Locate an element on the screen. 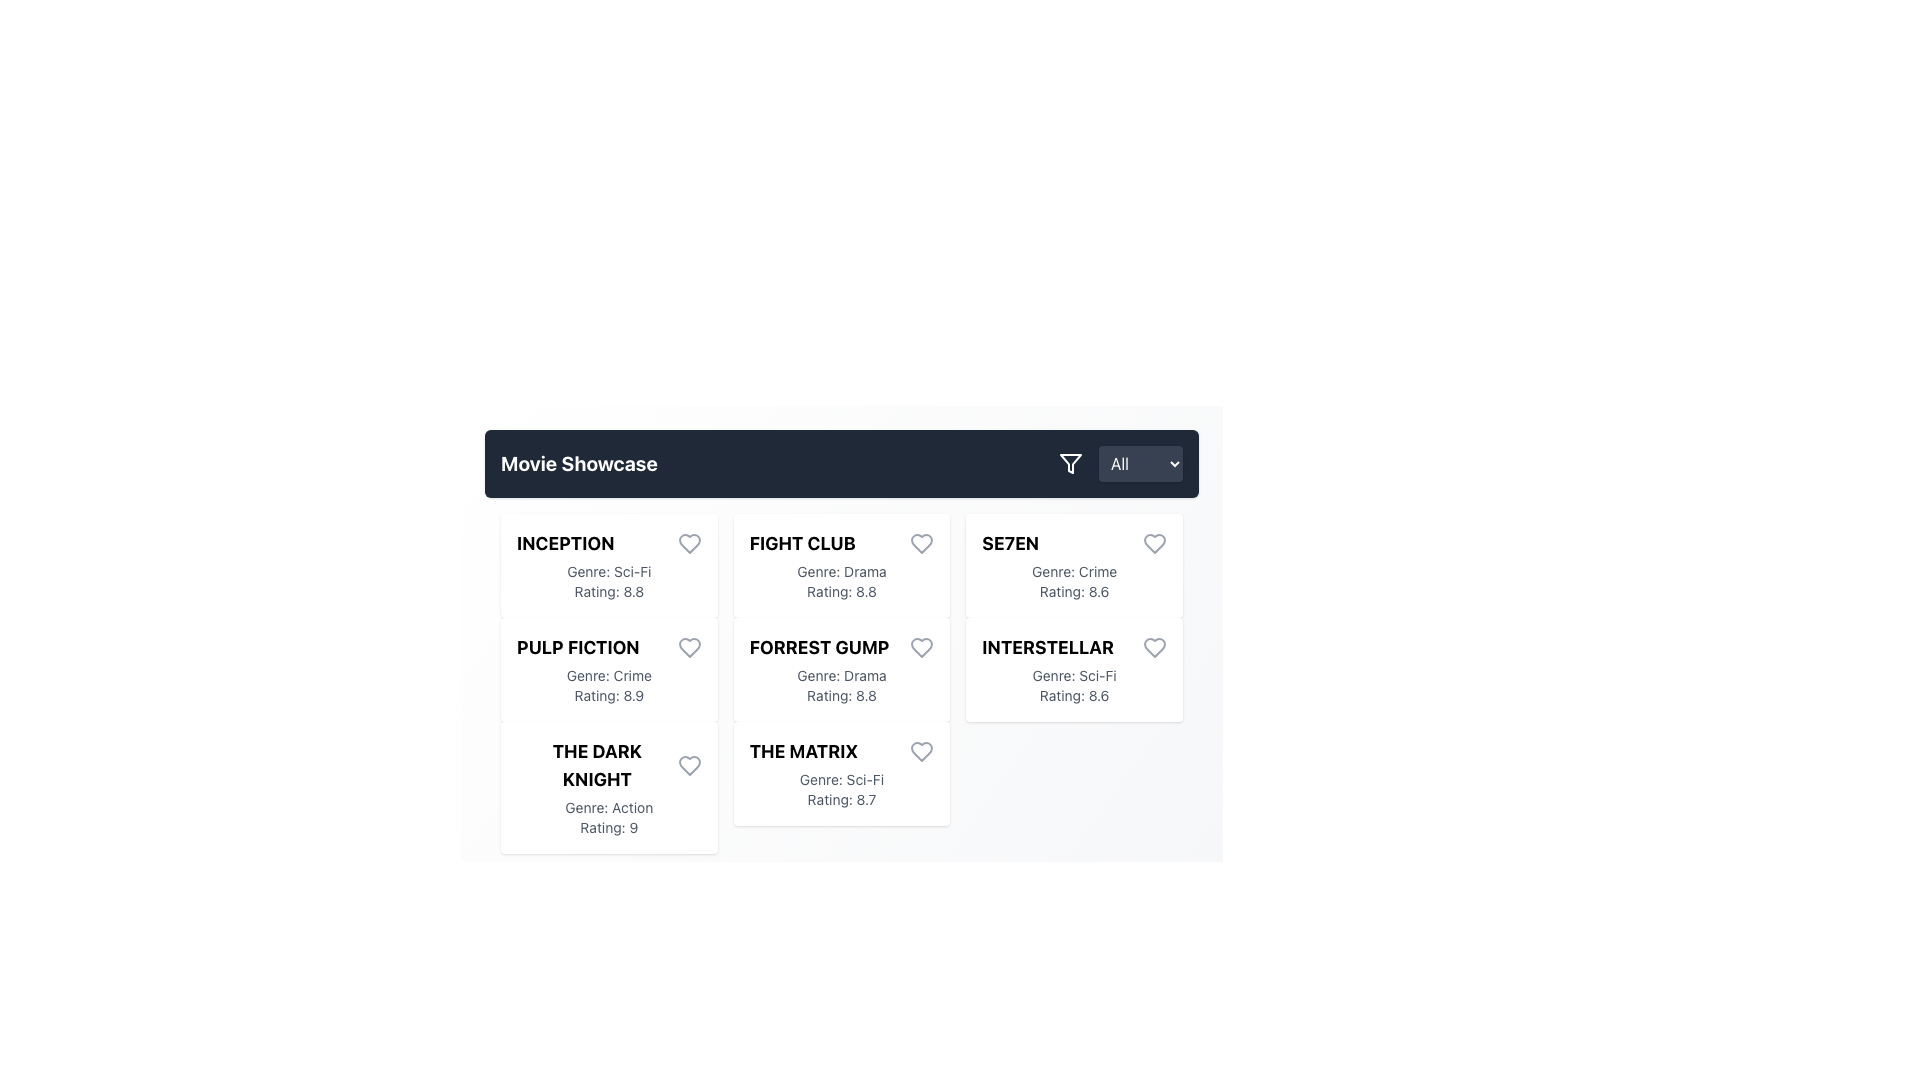  the heart icon button next to the movie titled 'THE DARK KNIGHT' is located at coordinates (689, 765).